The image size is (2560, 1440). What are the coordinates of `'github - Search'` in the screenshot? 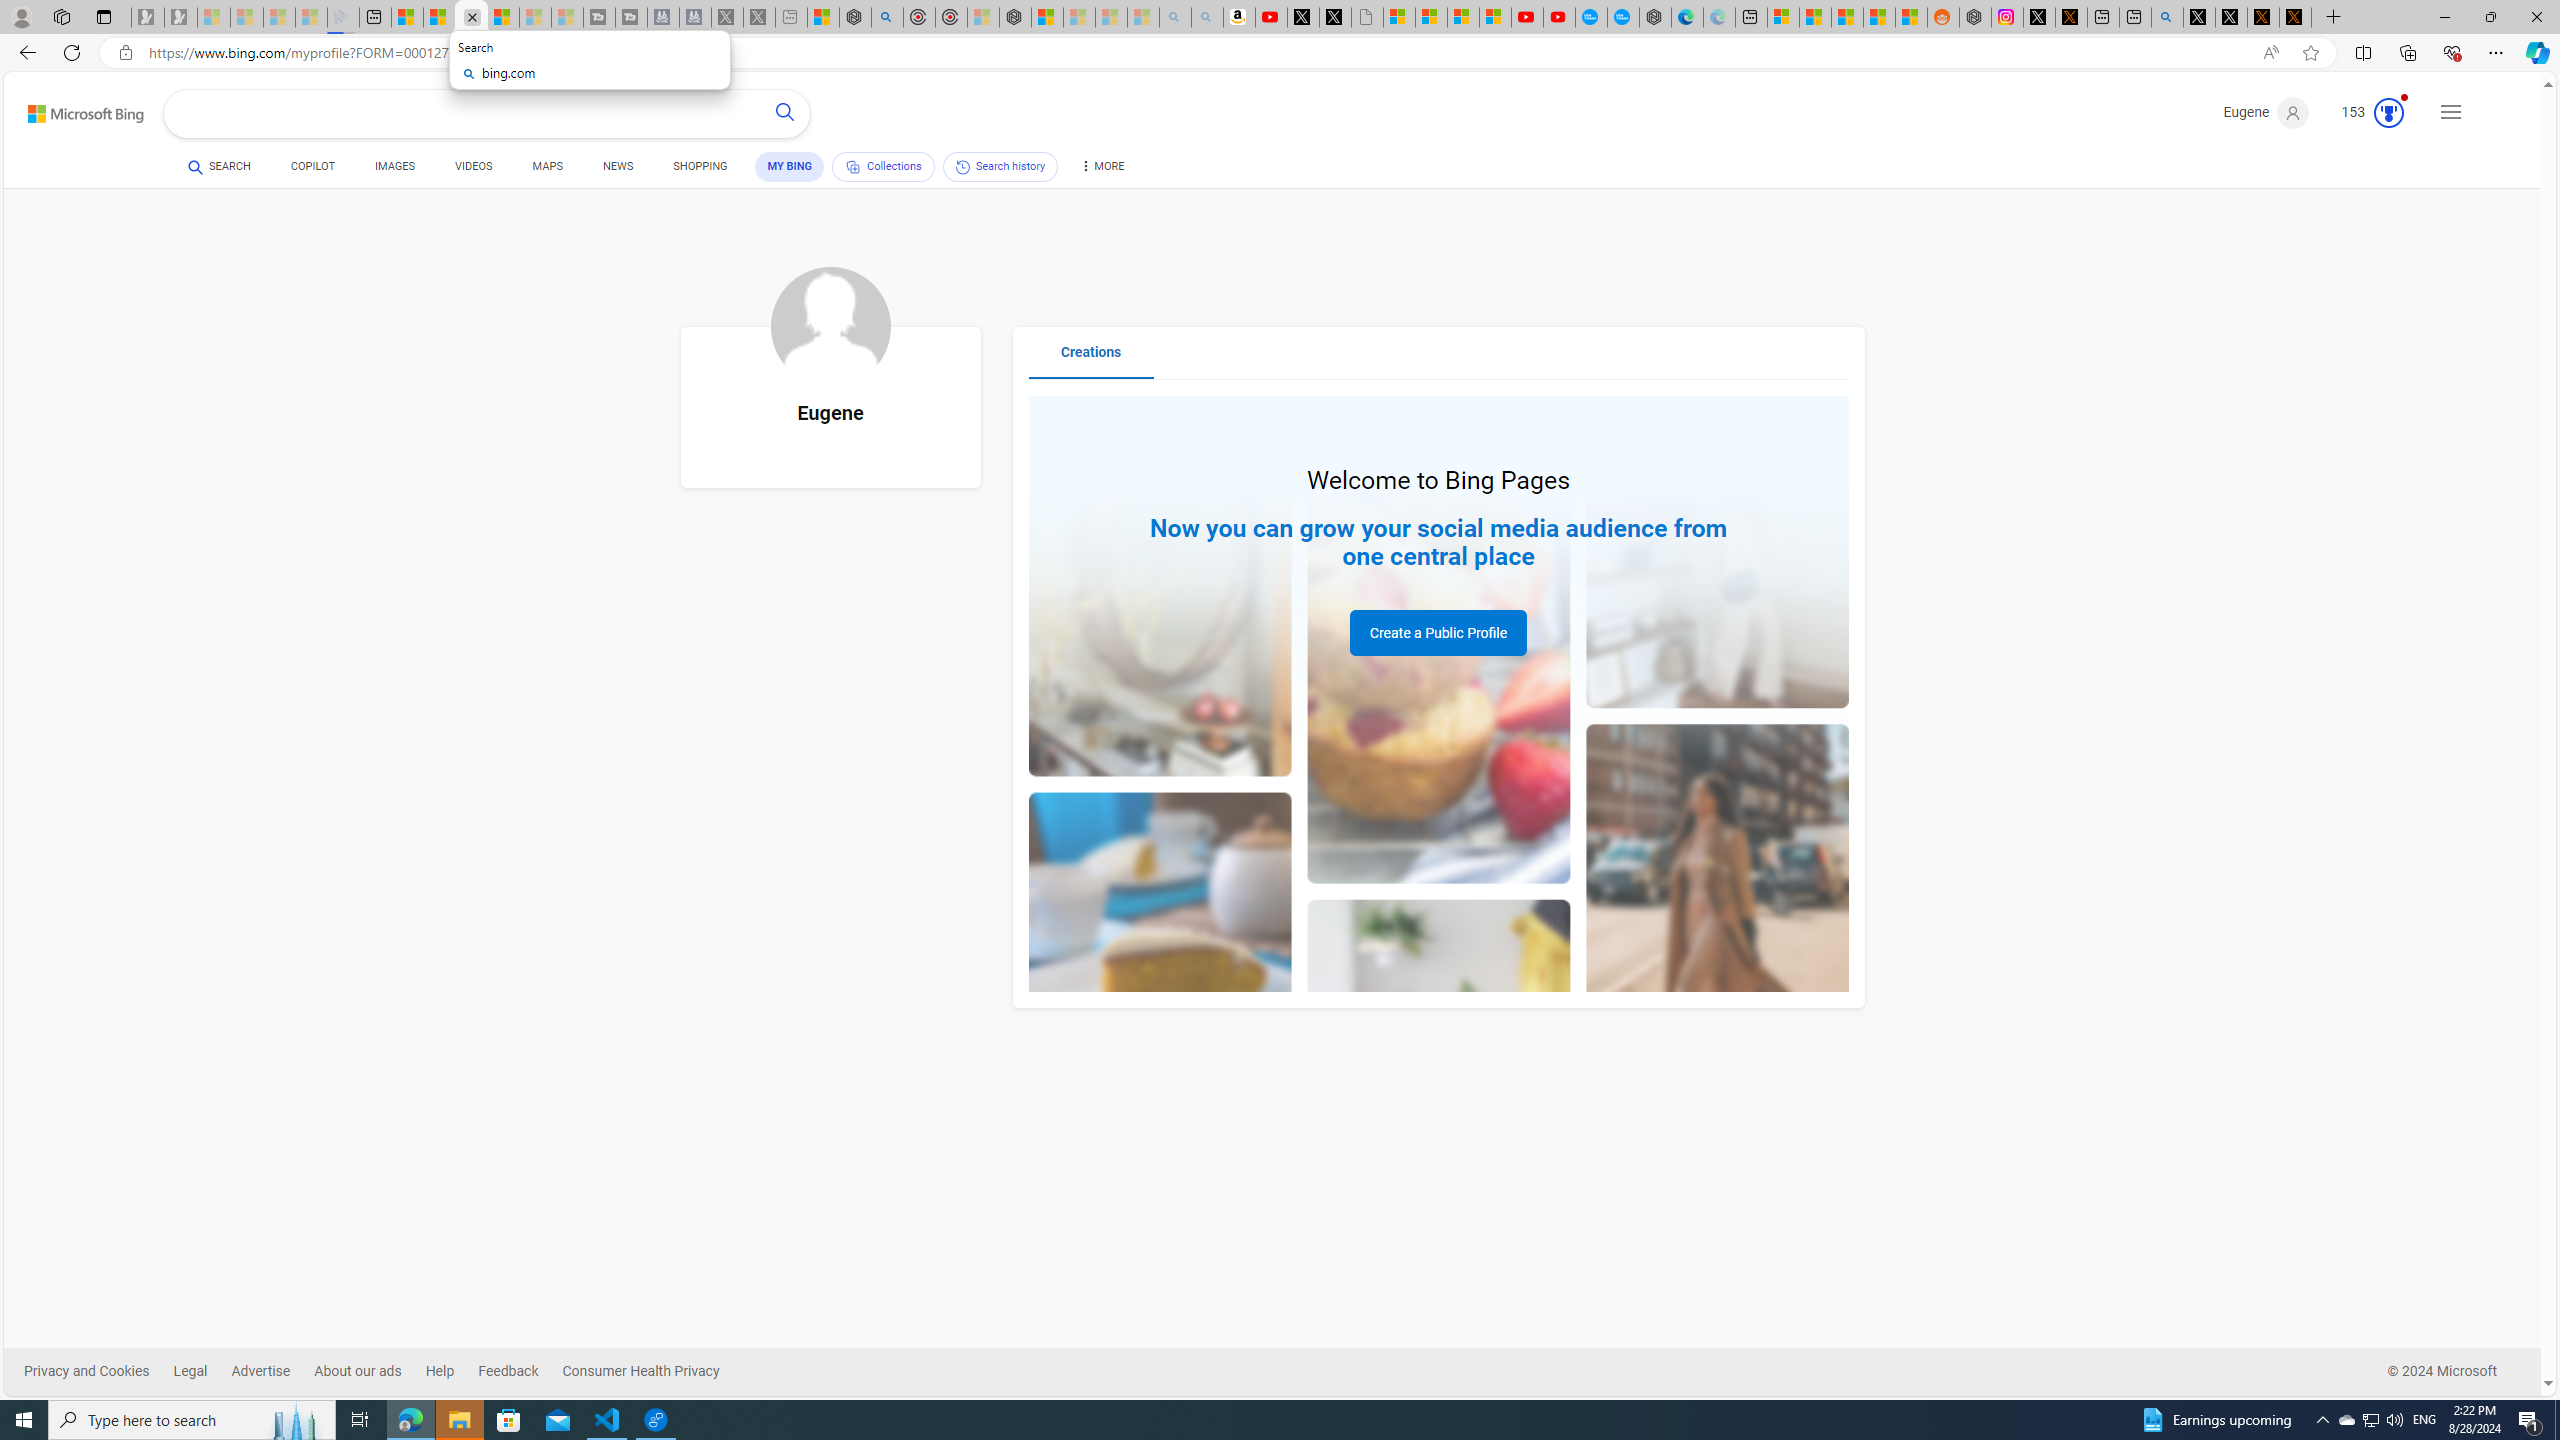 It's located at (2166, 16).